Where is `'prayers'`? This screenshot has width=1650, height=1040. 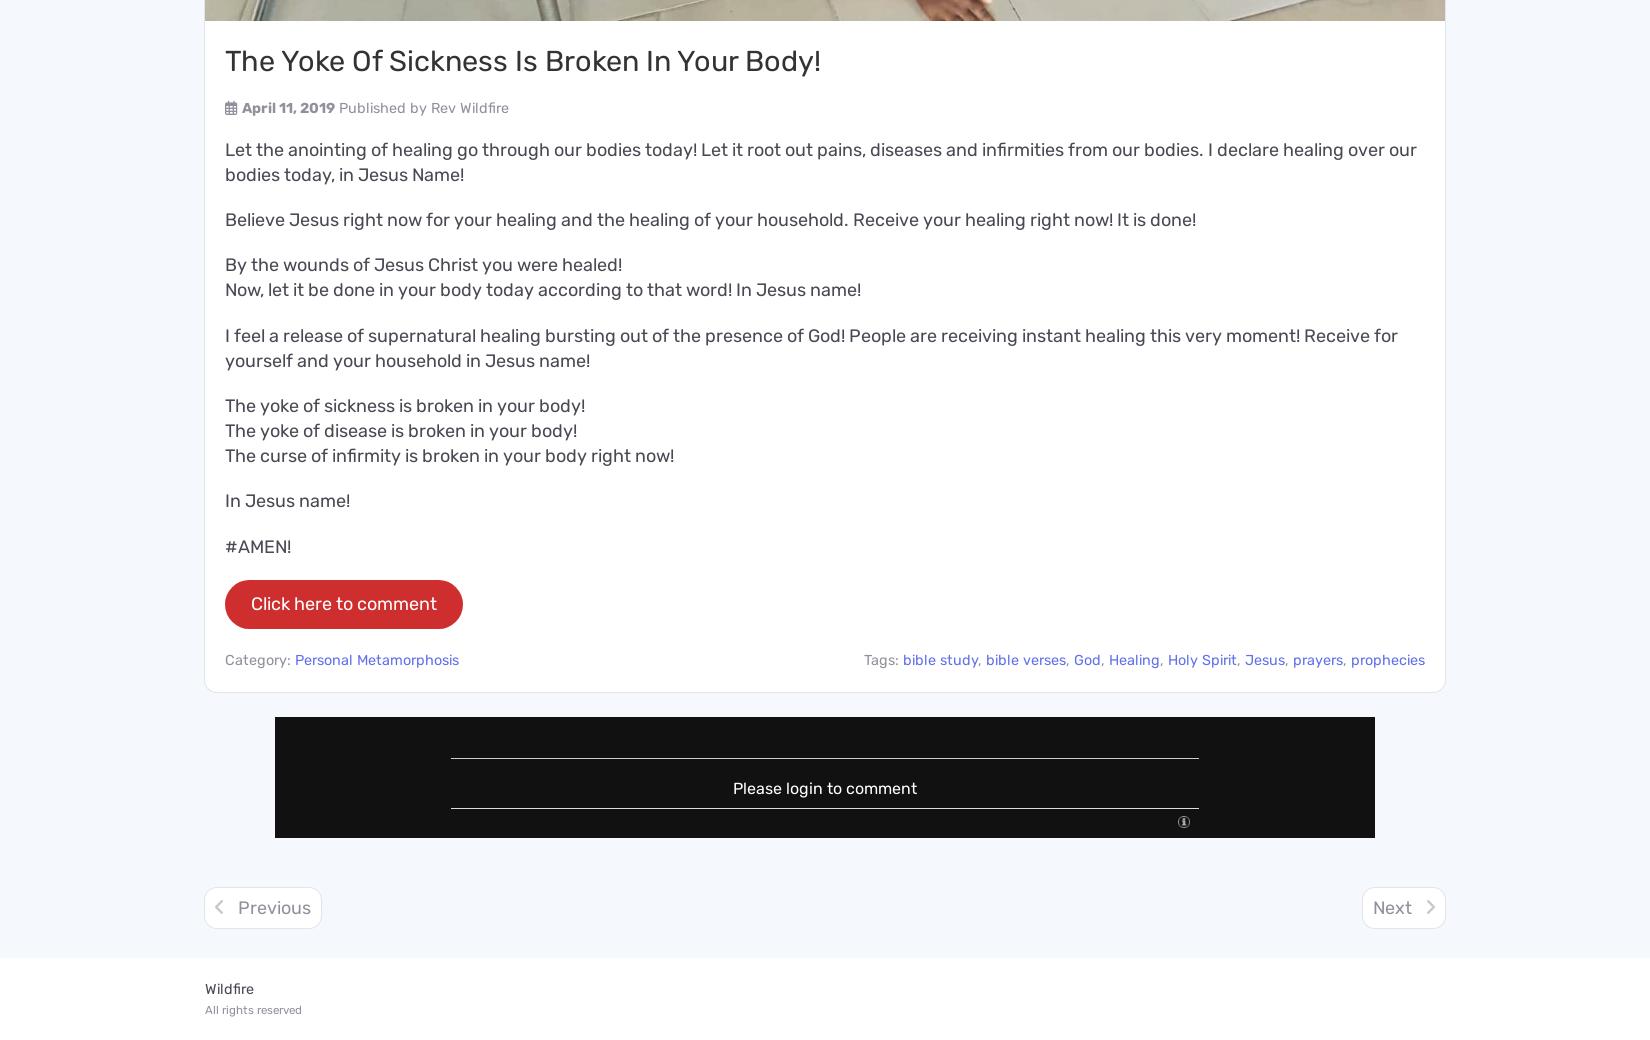
'prayers' is located at coordinates (1317, 659).